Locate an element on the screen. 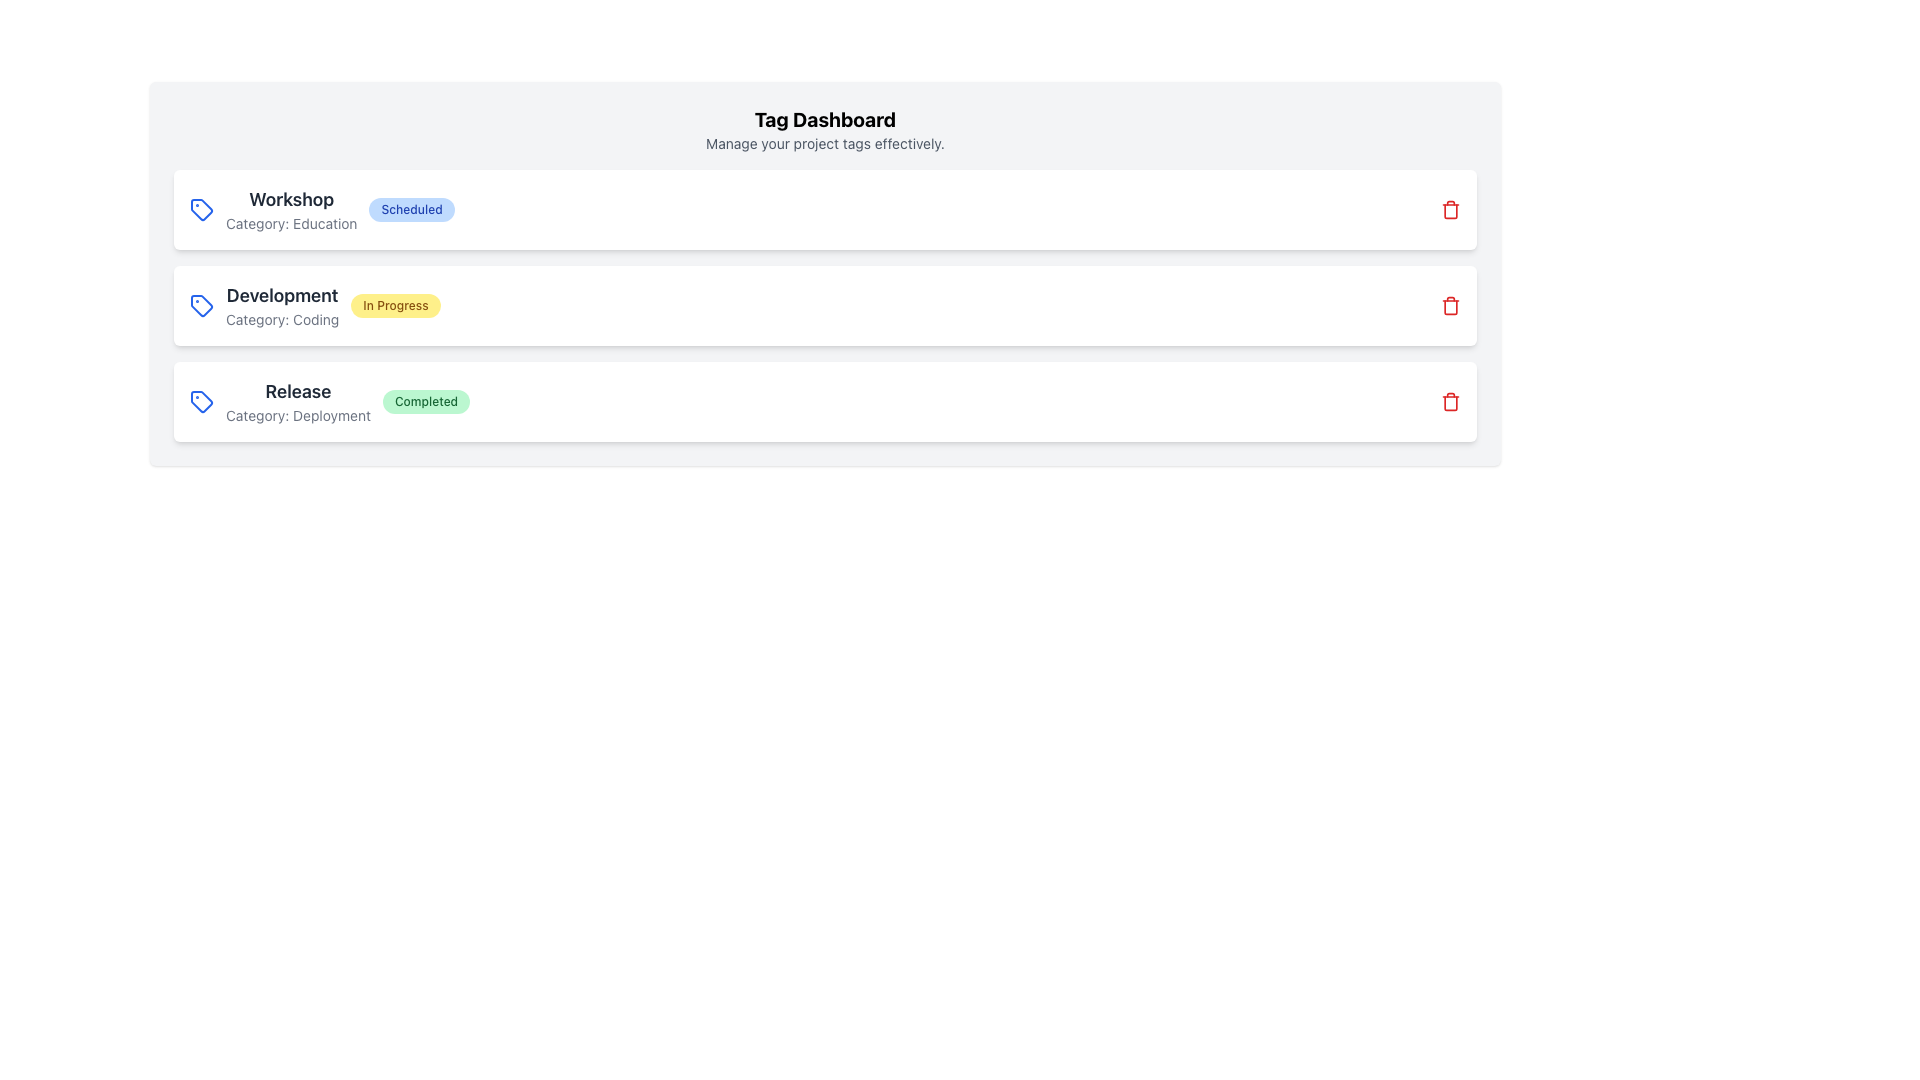 This screenshot has height=1080, width=1920. the 'Development' task label which includes a tag icon and a status badge indicating 'In Progress.' is located at coordinates (314, 305).